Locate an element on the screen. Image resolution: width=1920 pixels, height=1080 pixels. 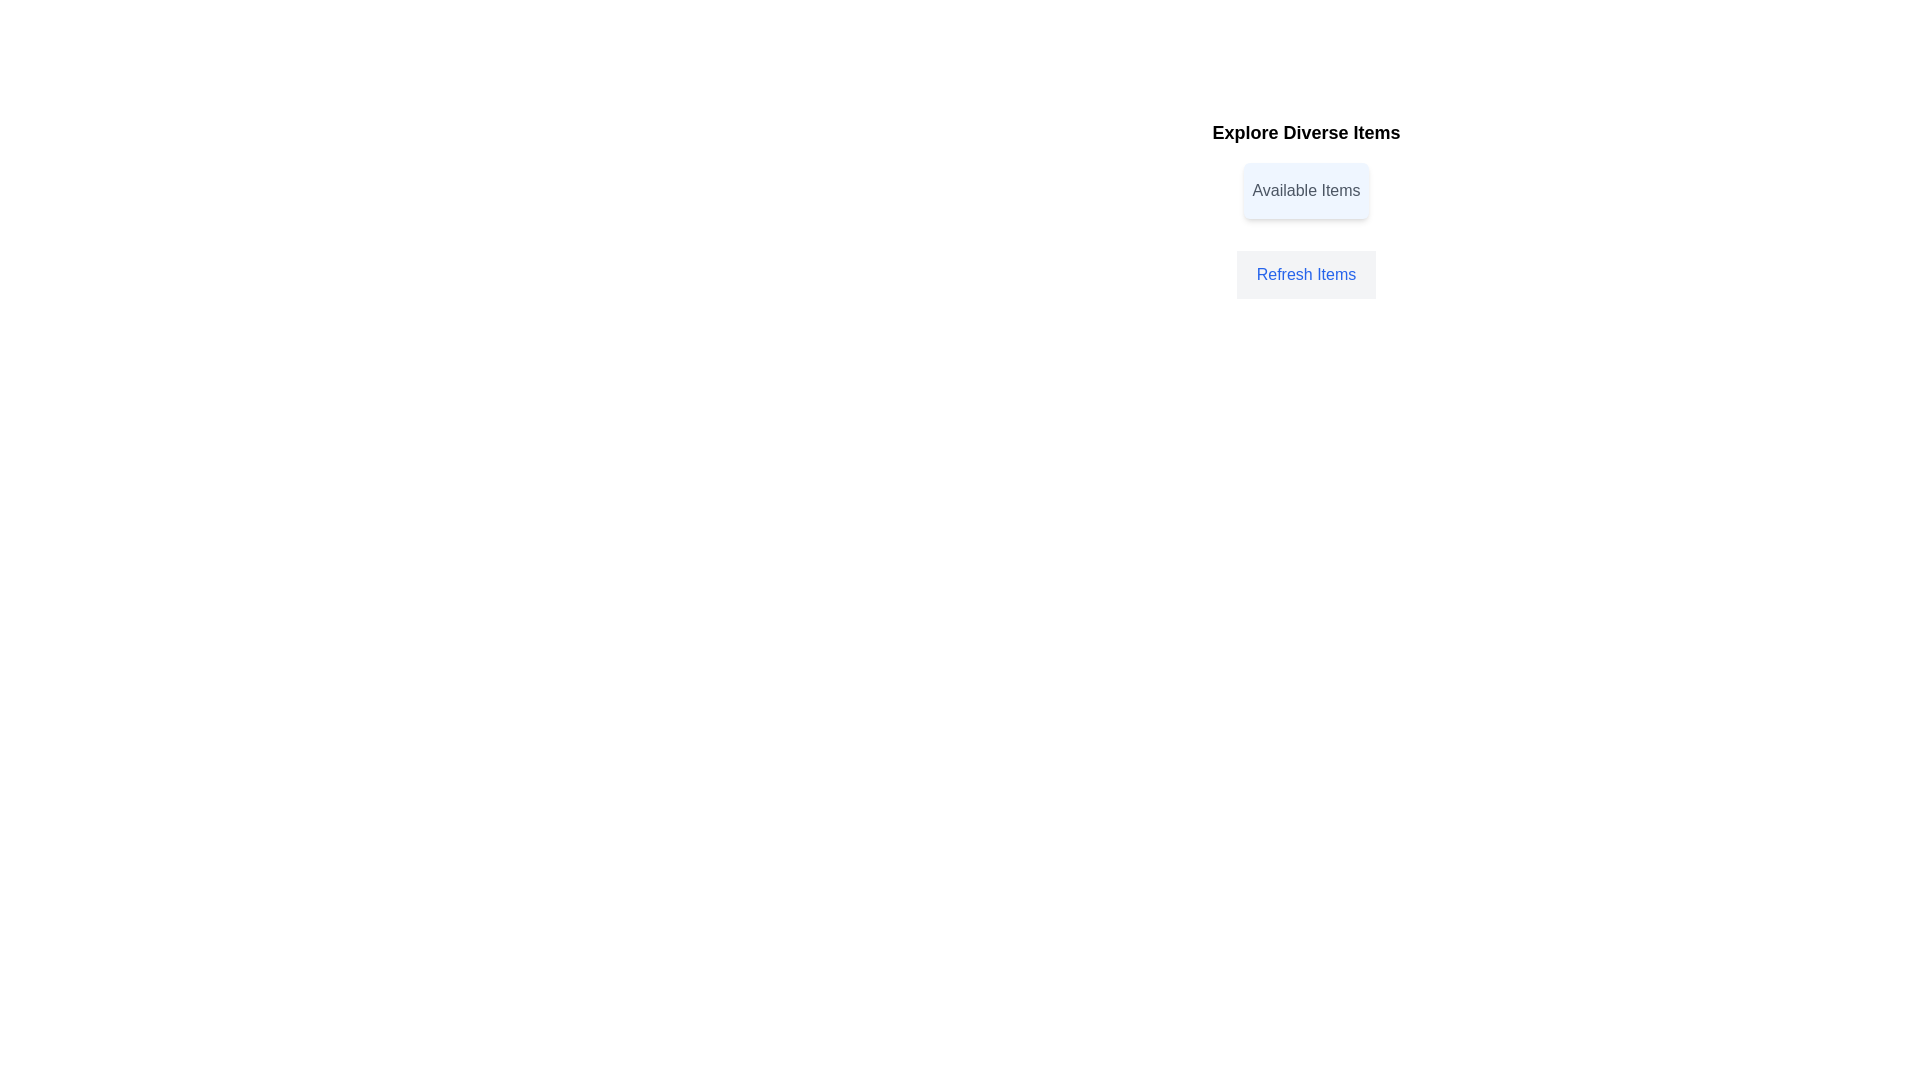
the 'Refresh Items' button to open the context menu is located at coordinates (1306, 274).